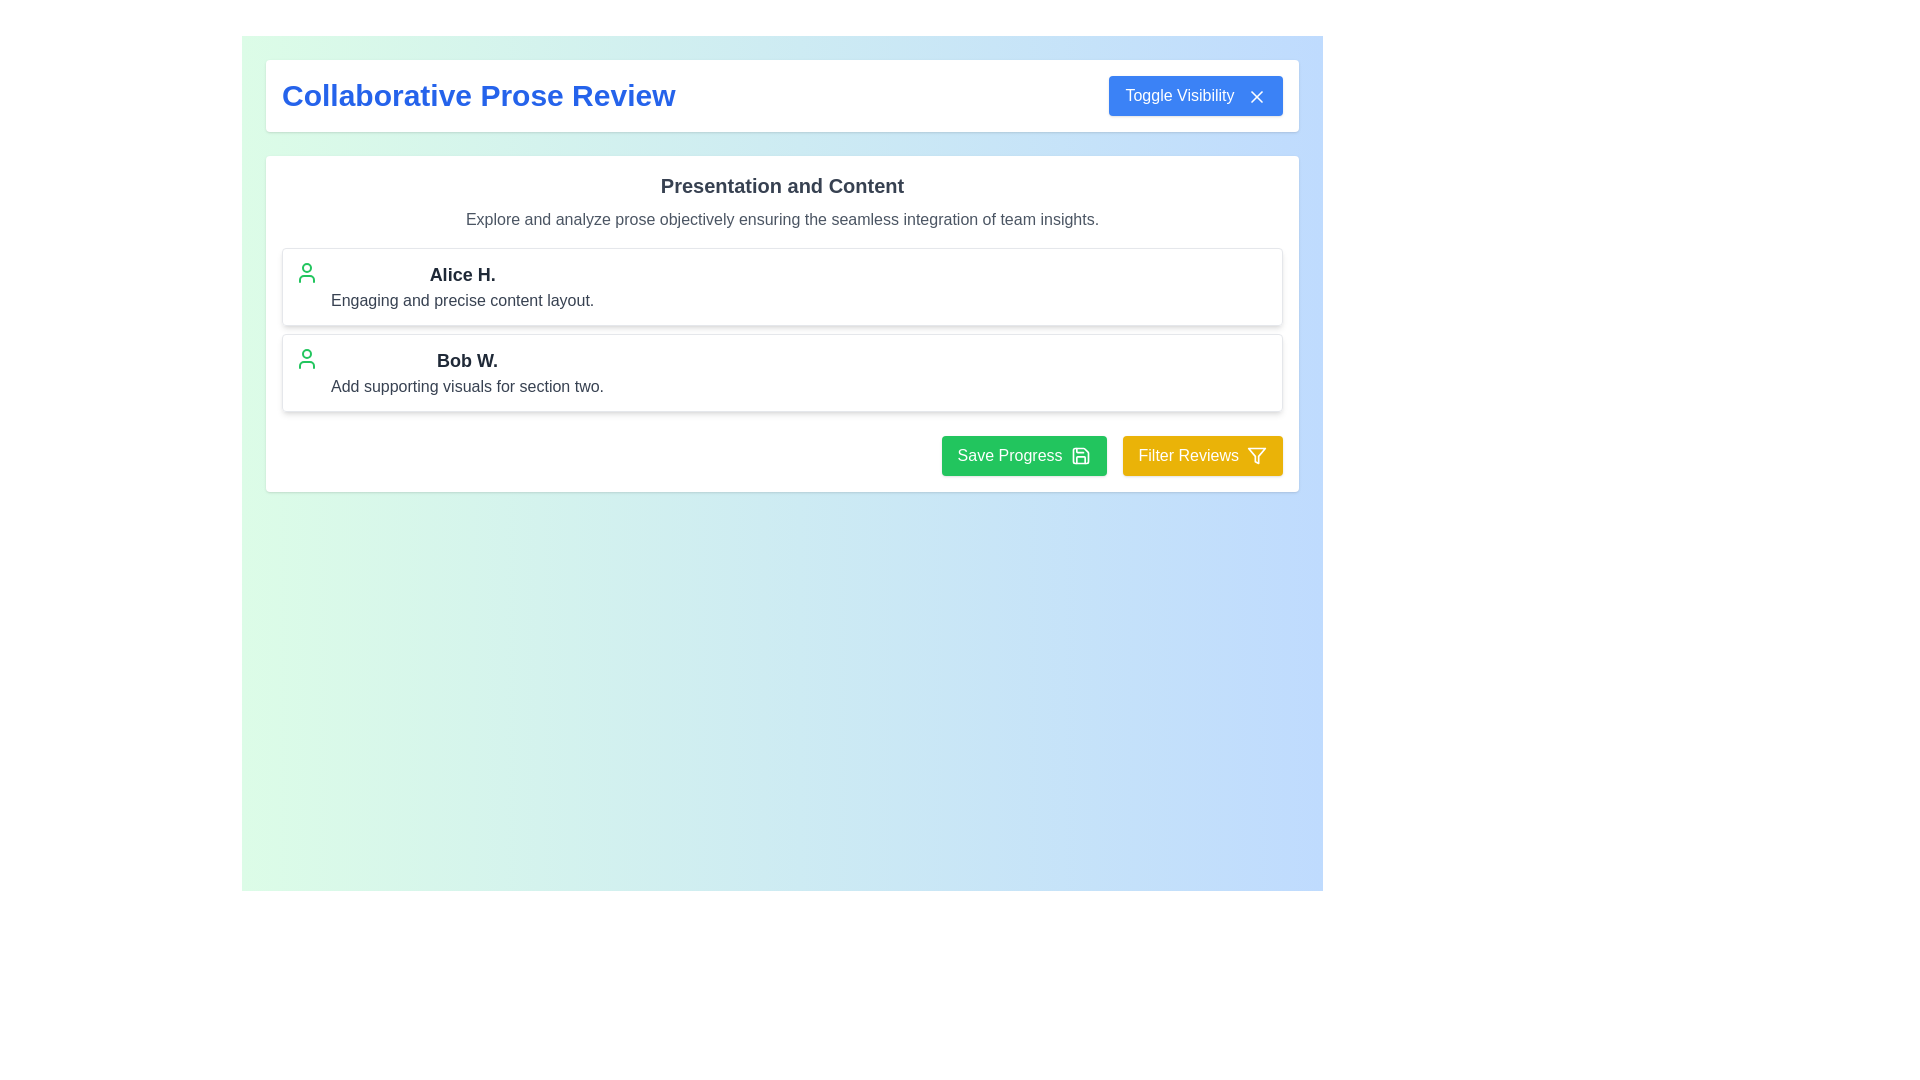  What do you see at coordinates (461, 286) in the screenshot?
I see `text content of the Label displaying 'Alice H.', which is the first item in a vertical list on a white background in the upper section of the interface` at bounding box center [461, 286].